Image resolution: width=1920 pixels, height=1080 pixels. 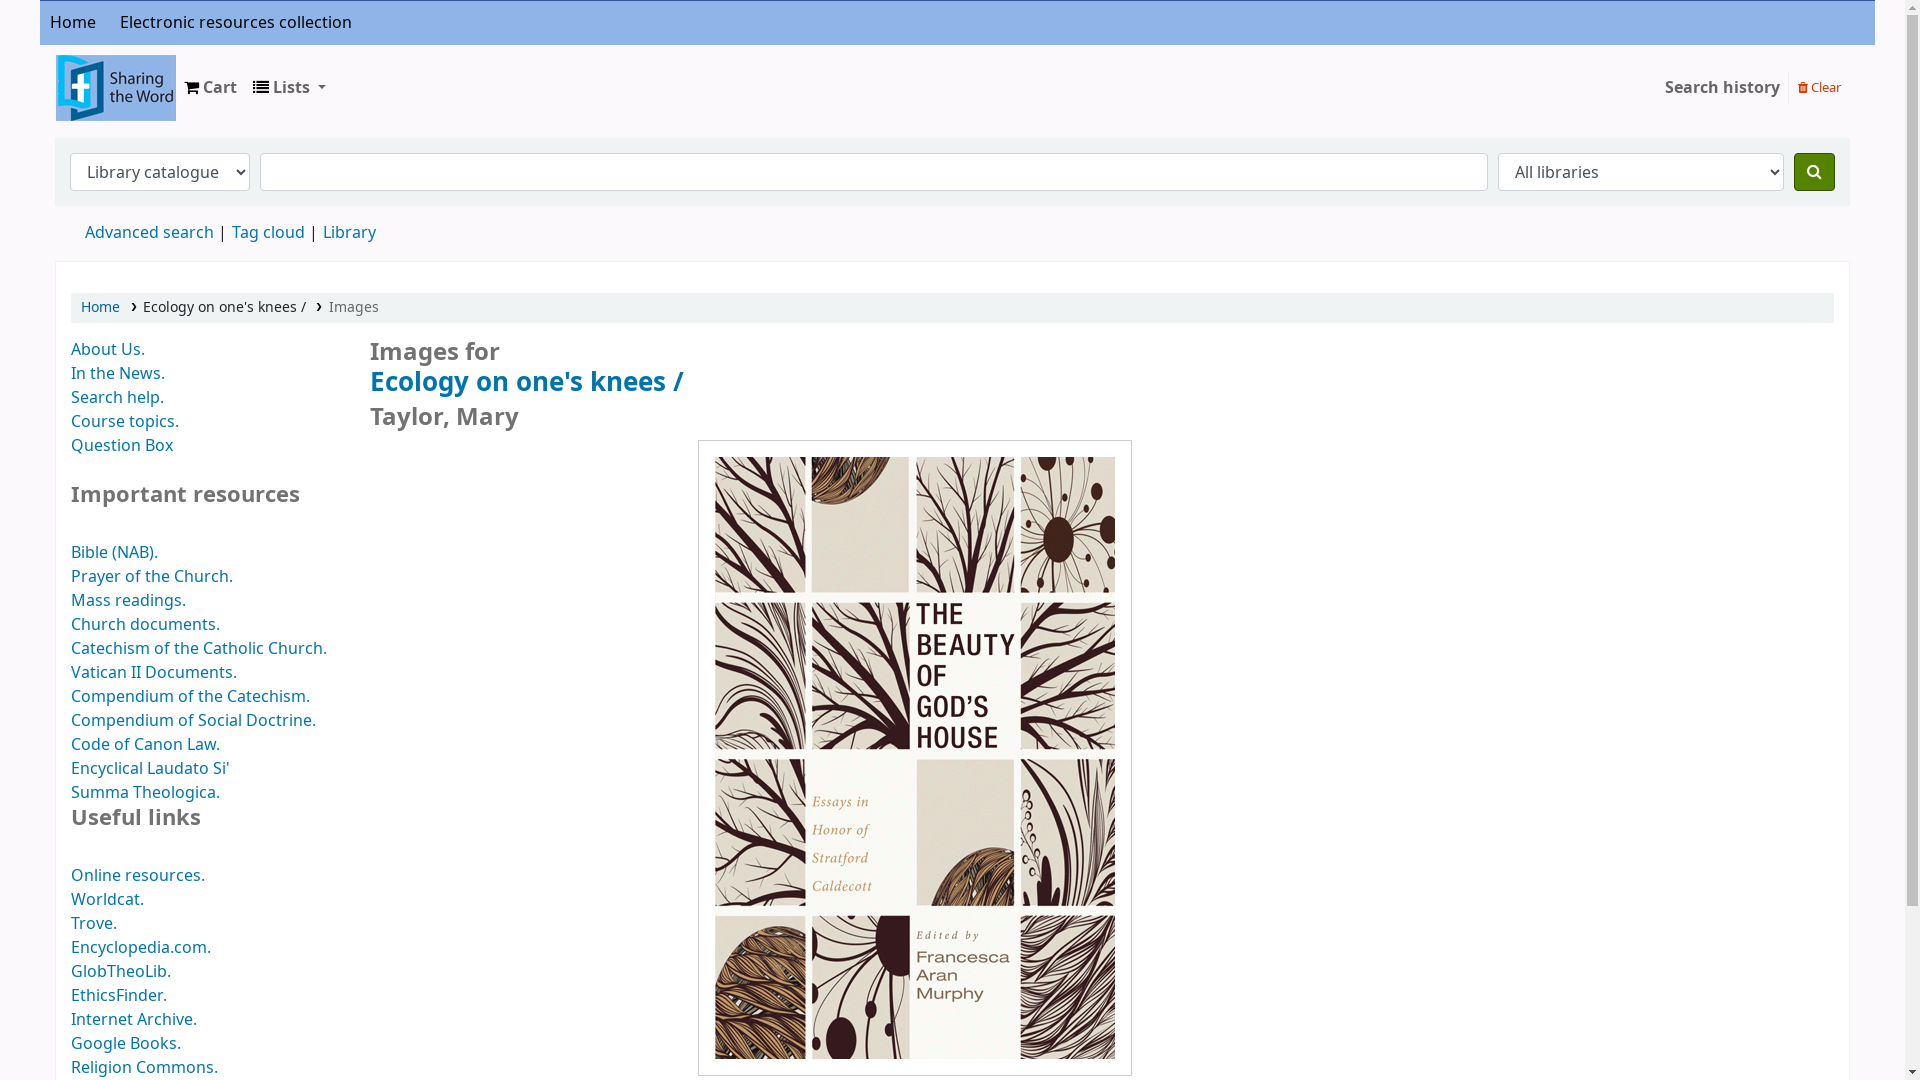 What do you see at coordinates (190, 696) in the screenshot?
I see `'Compendium of the Catechism.'` at bounding box center [190, 696].